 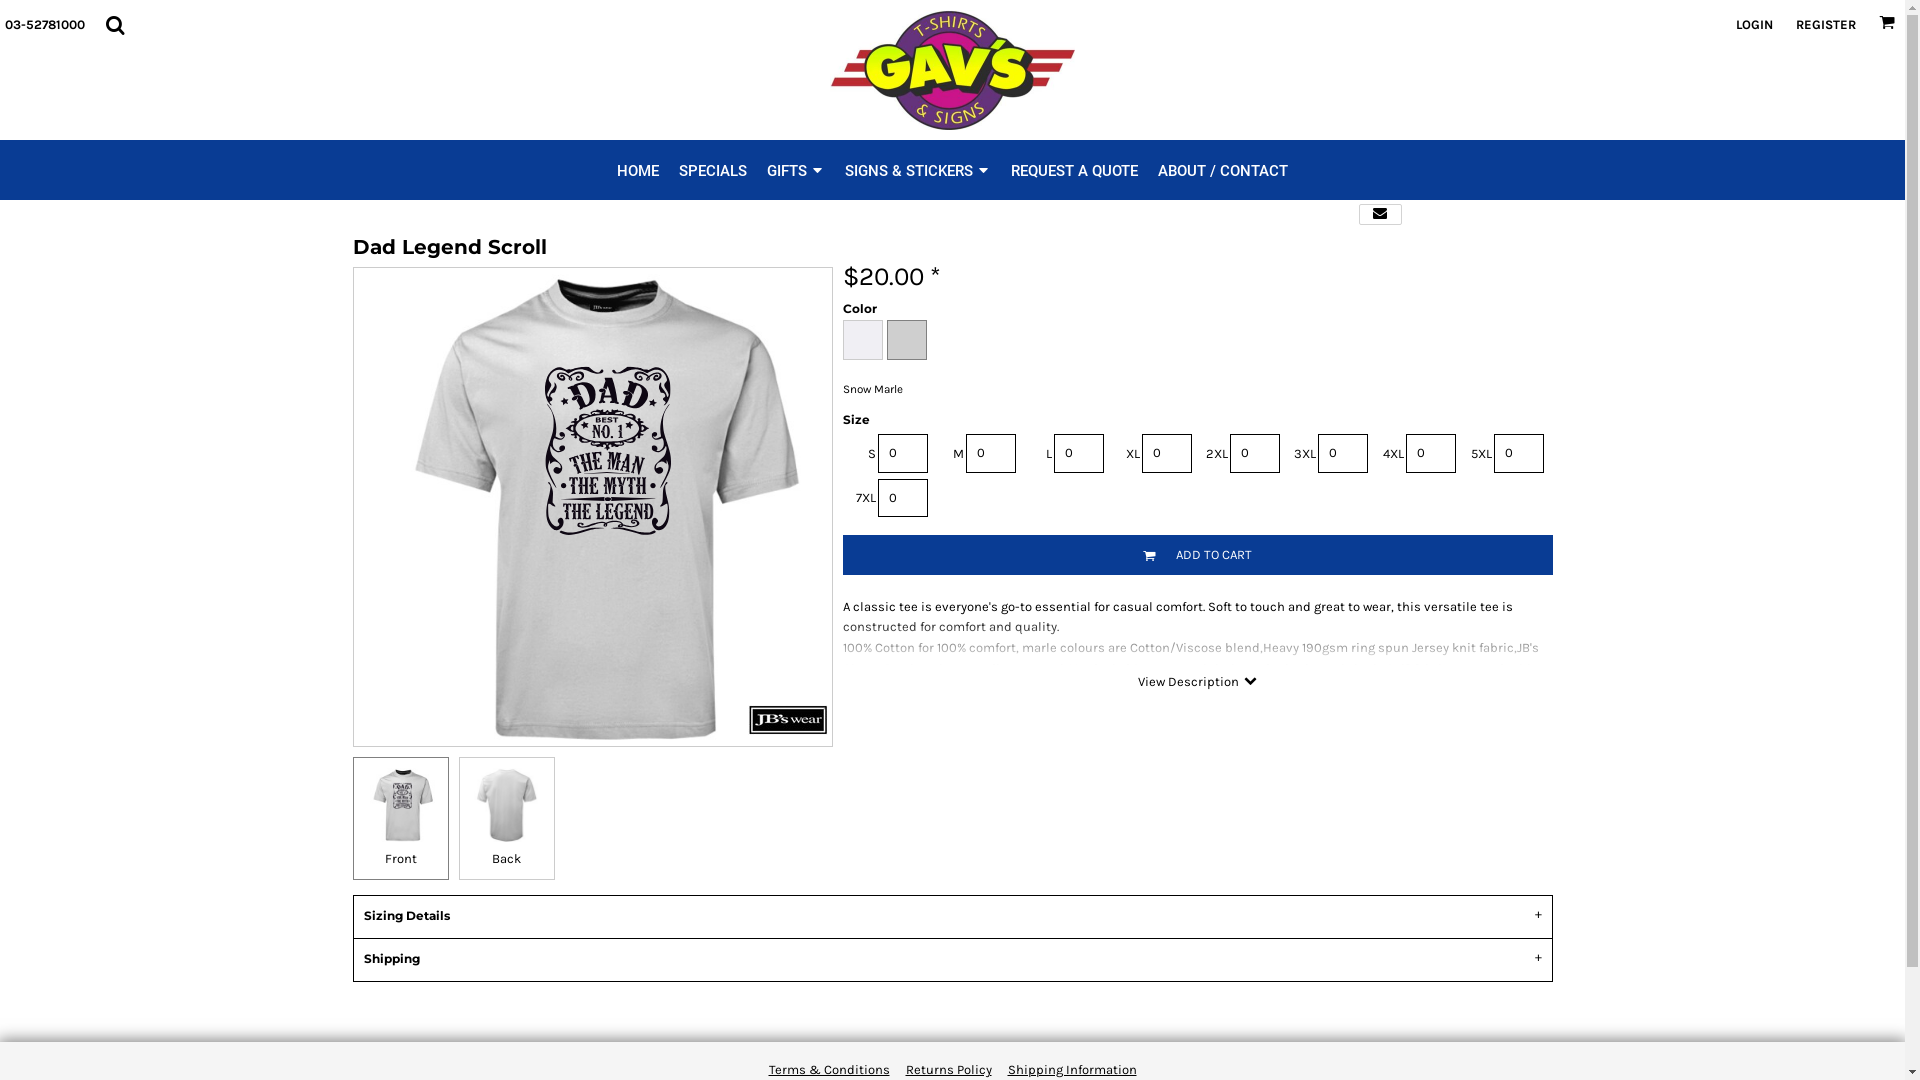 What do you see at coordinates (1157, 168) in the screenshot?
I see `'ABOUT / CONTACT'` at bounding box center [1157, 168].